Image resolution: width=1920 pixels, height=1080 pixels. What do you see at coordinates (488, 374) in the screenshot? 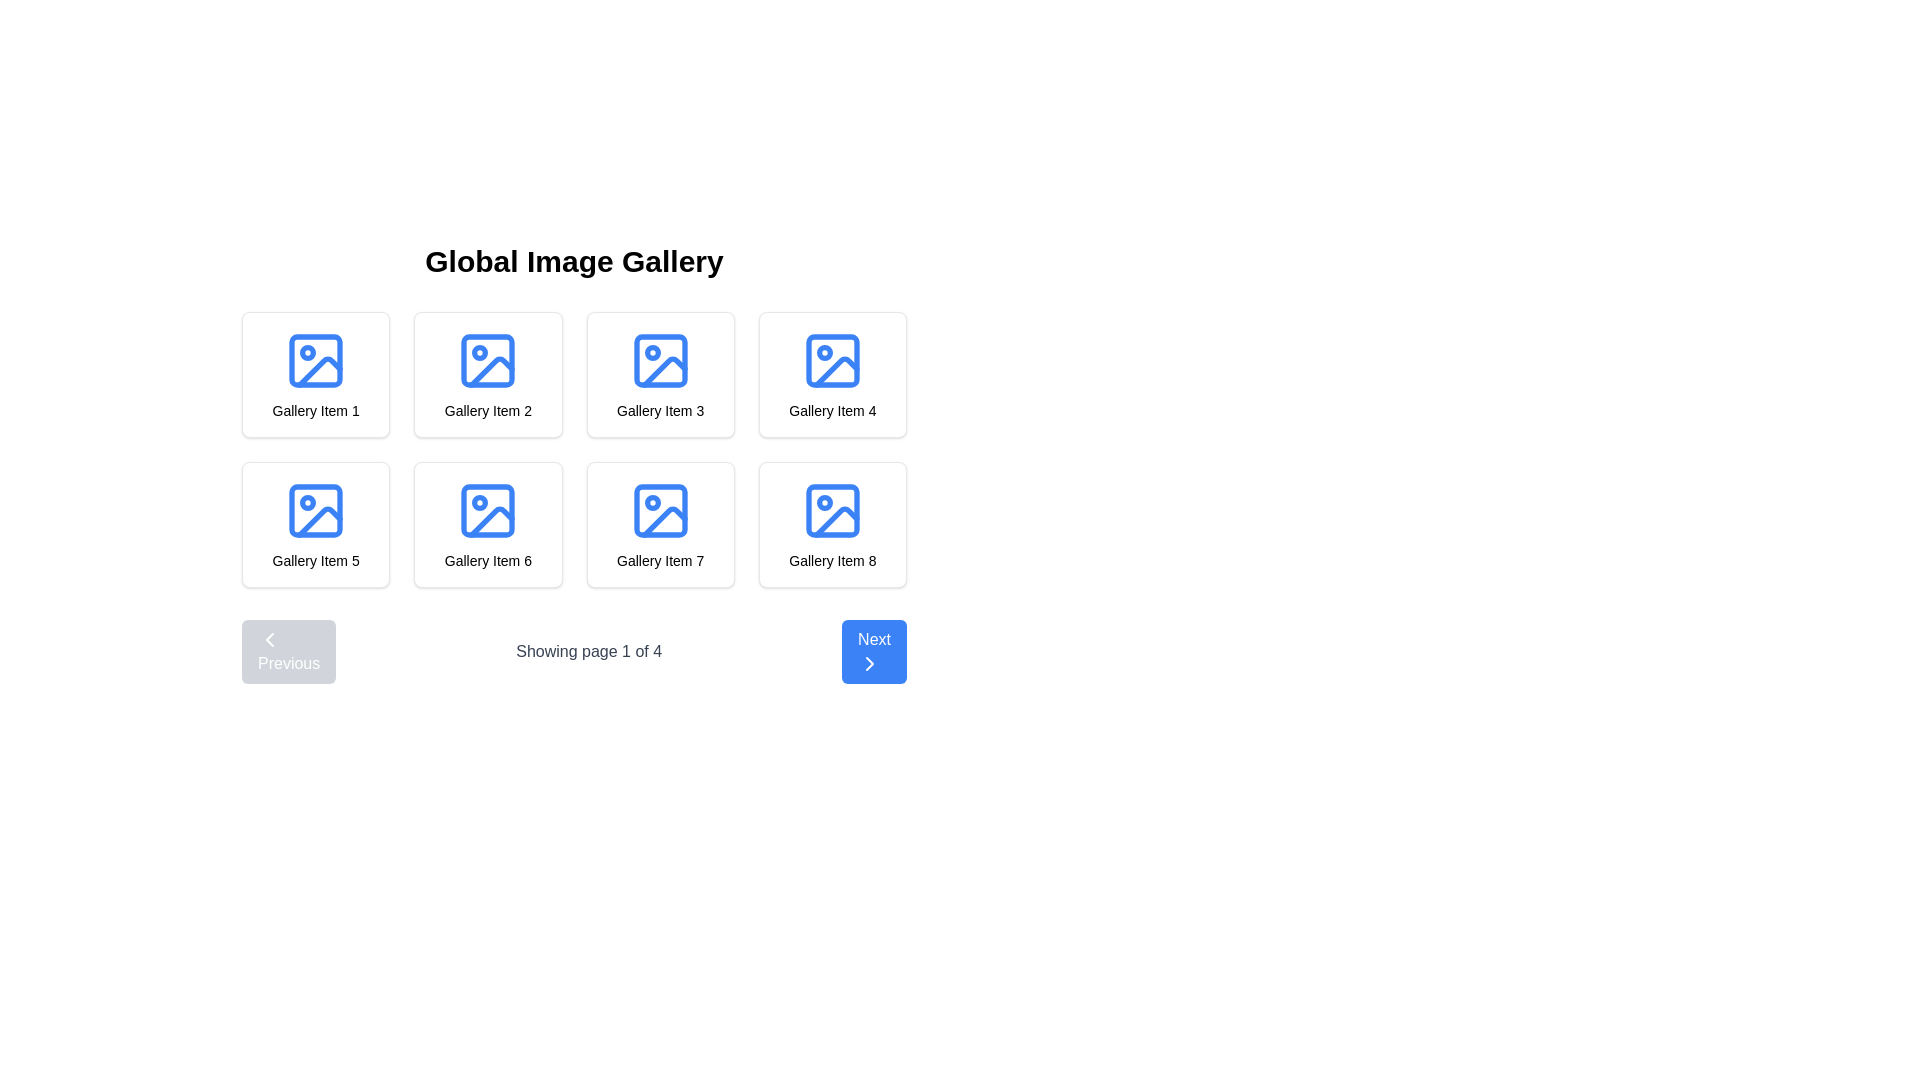
I see `the Card element in the gallery layout, which is the second card in the first row of a 4-column grid` at bounding box center [488, 374].